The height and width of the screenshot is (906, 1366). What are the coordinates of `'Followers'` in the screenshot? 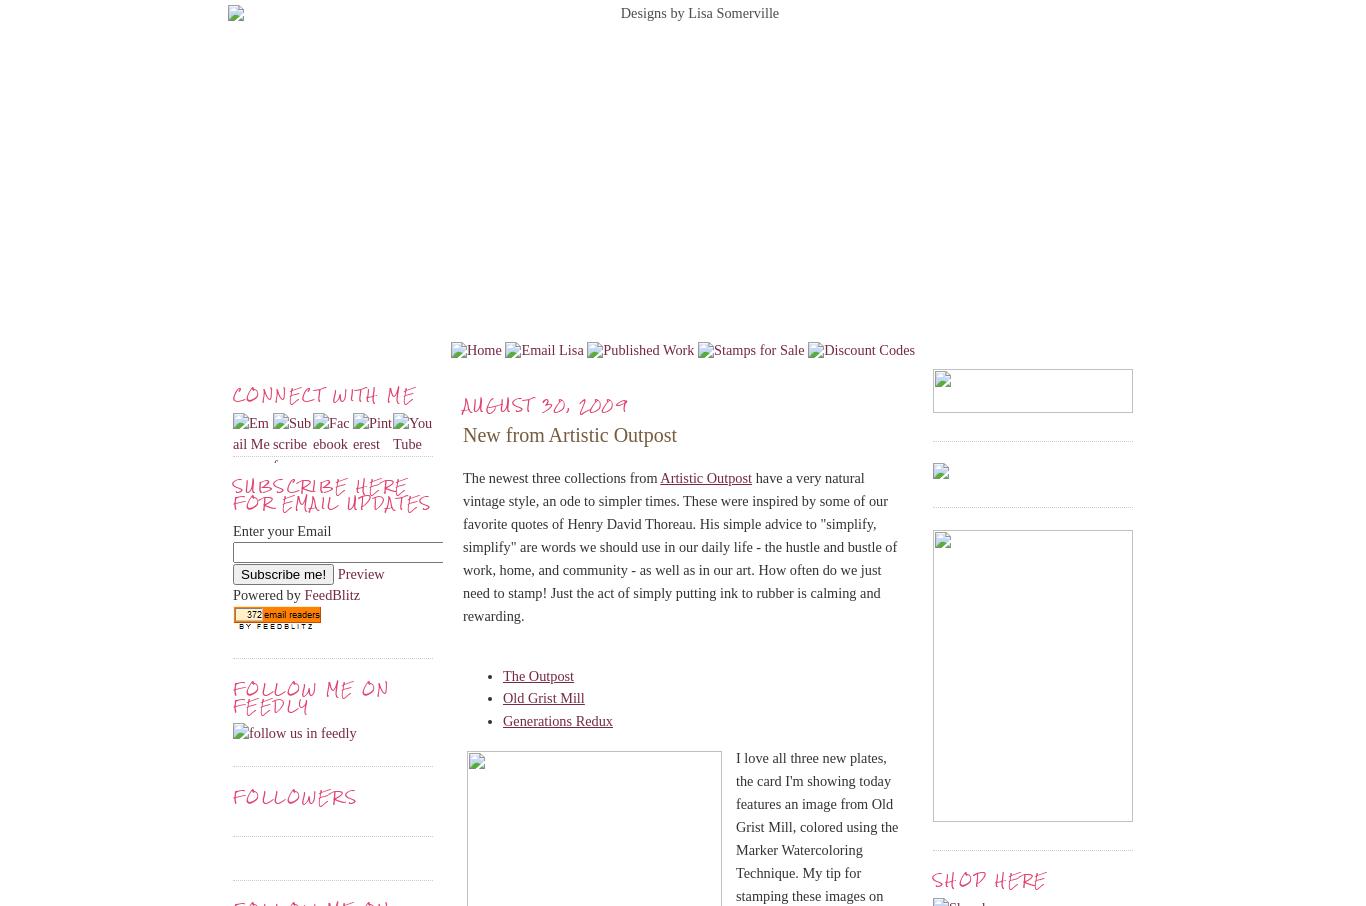 It's located at (233, 796).